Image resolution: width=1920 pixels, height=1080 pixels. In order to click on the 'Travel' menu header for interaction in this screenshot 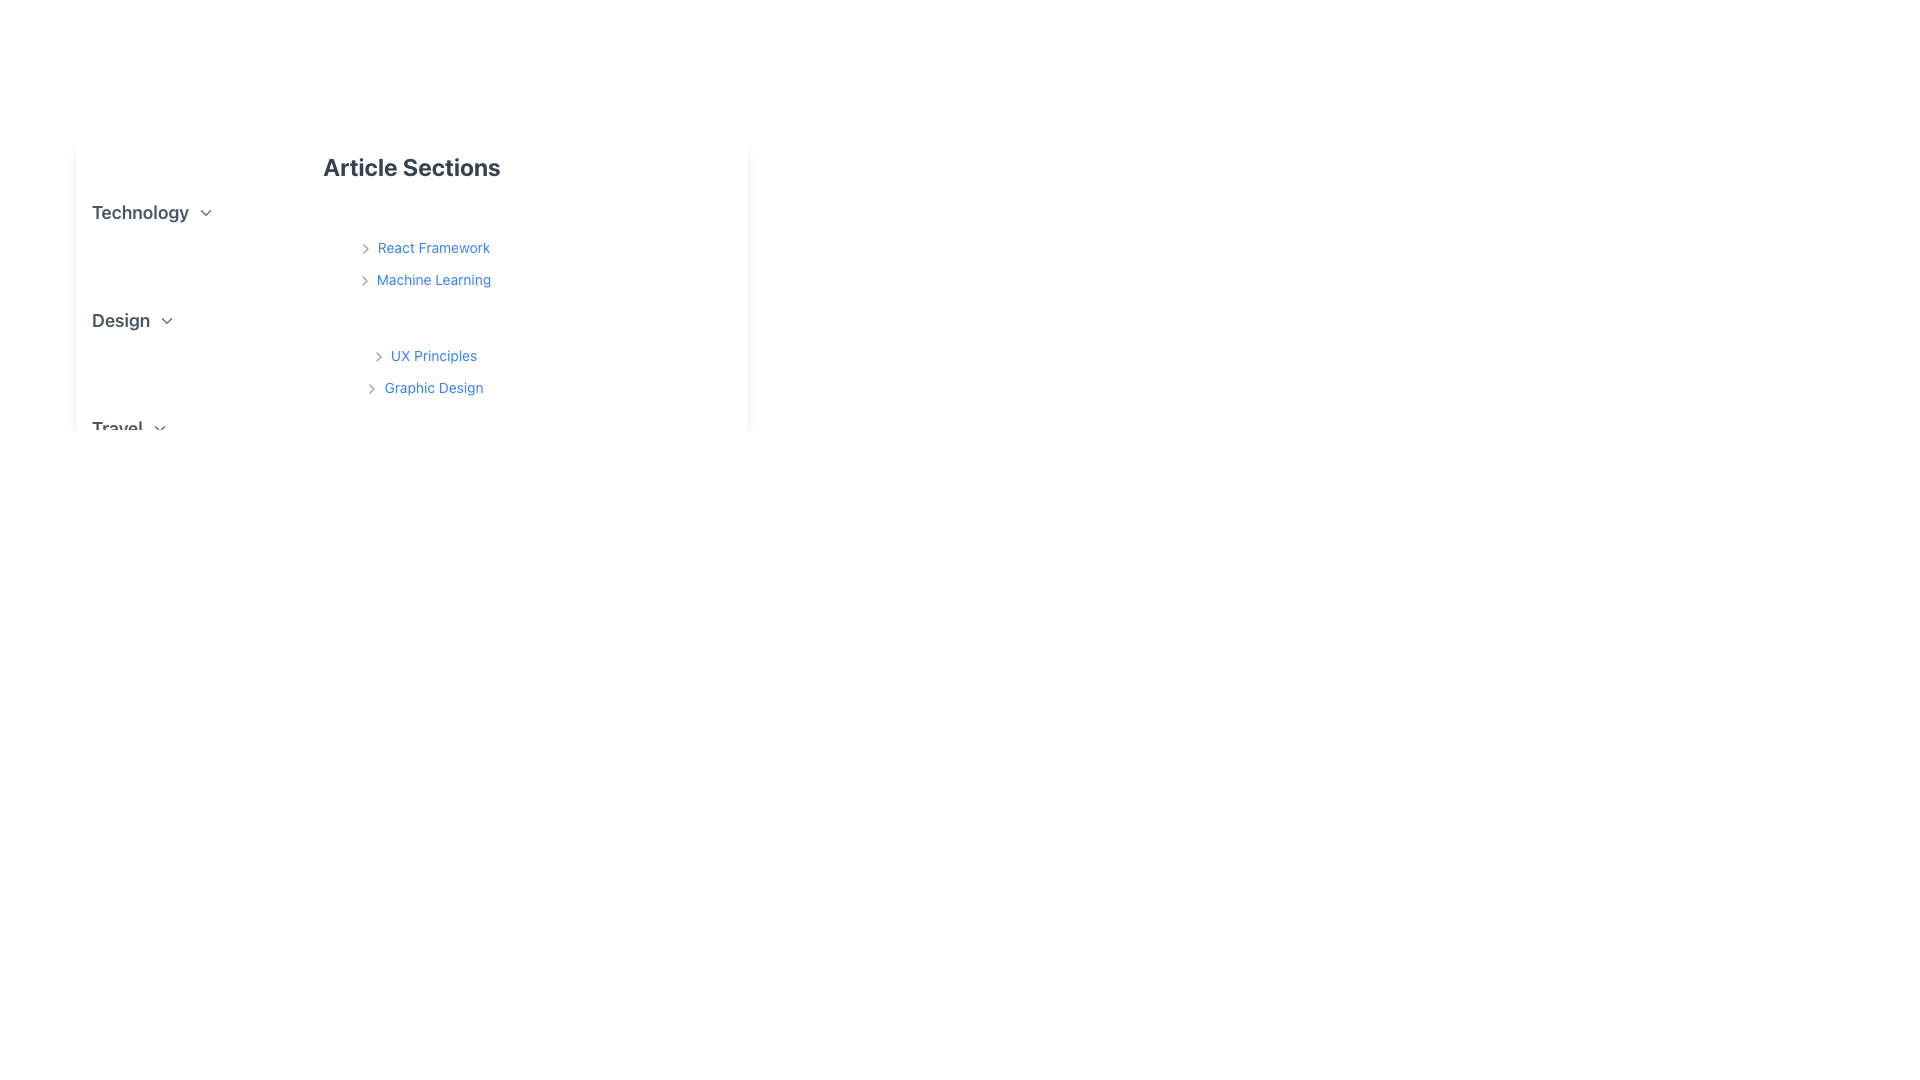, I will do `click(411, 427)`.